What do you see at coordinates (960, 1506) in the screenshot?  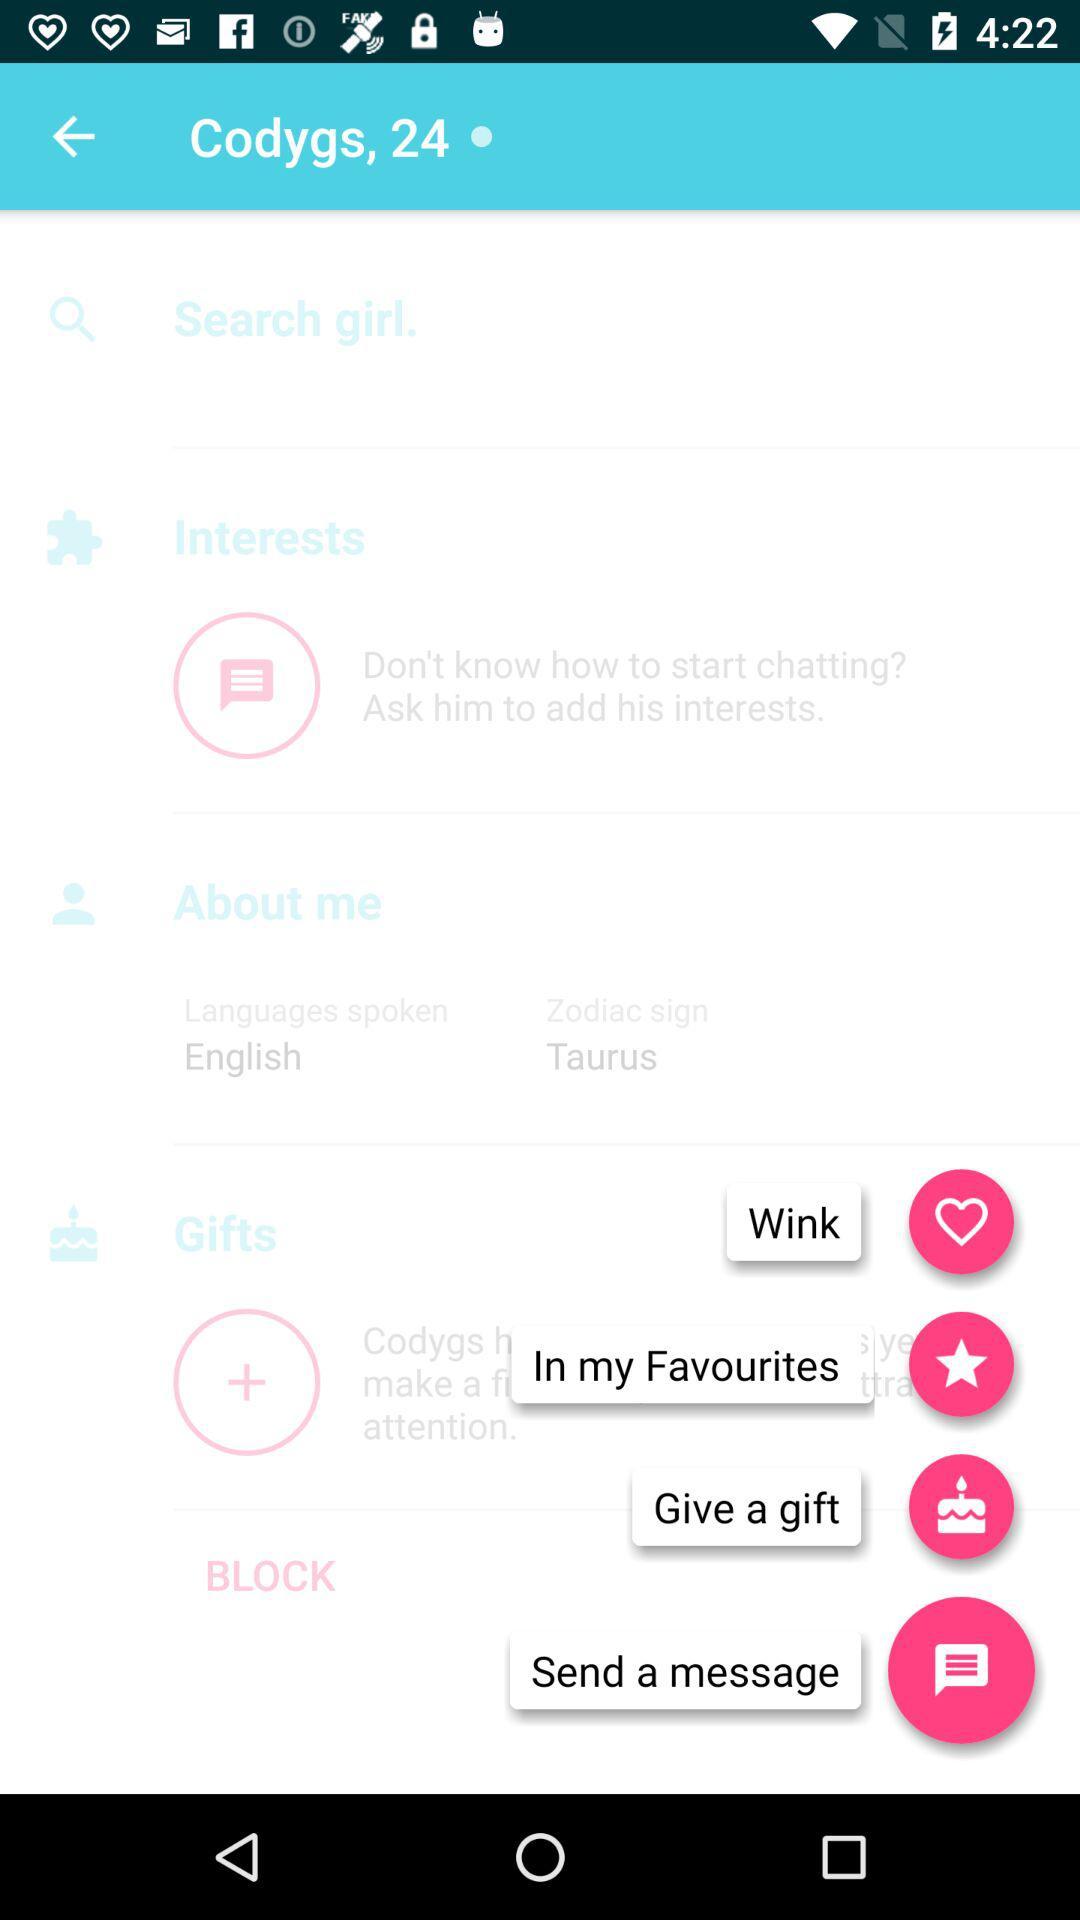 I see `the gift icon` at bounding box center [960, 1506].